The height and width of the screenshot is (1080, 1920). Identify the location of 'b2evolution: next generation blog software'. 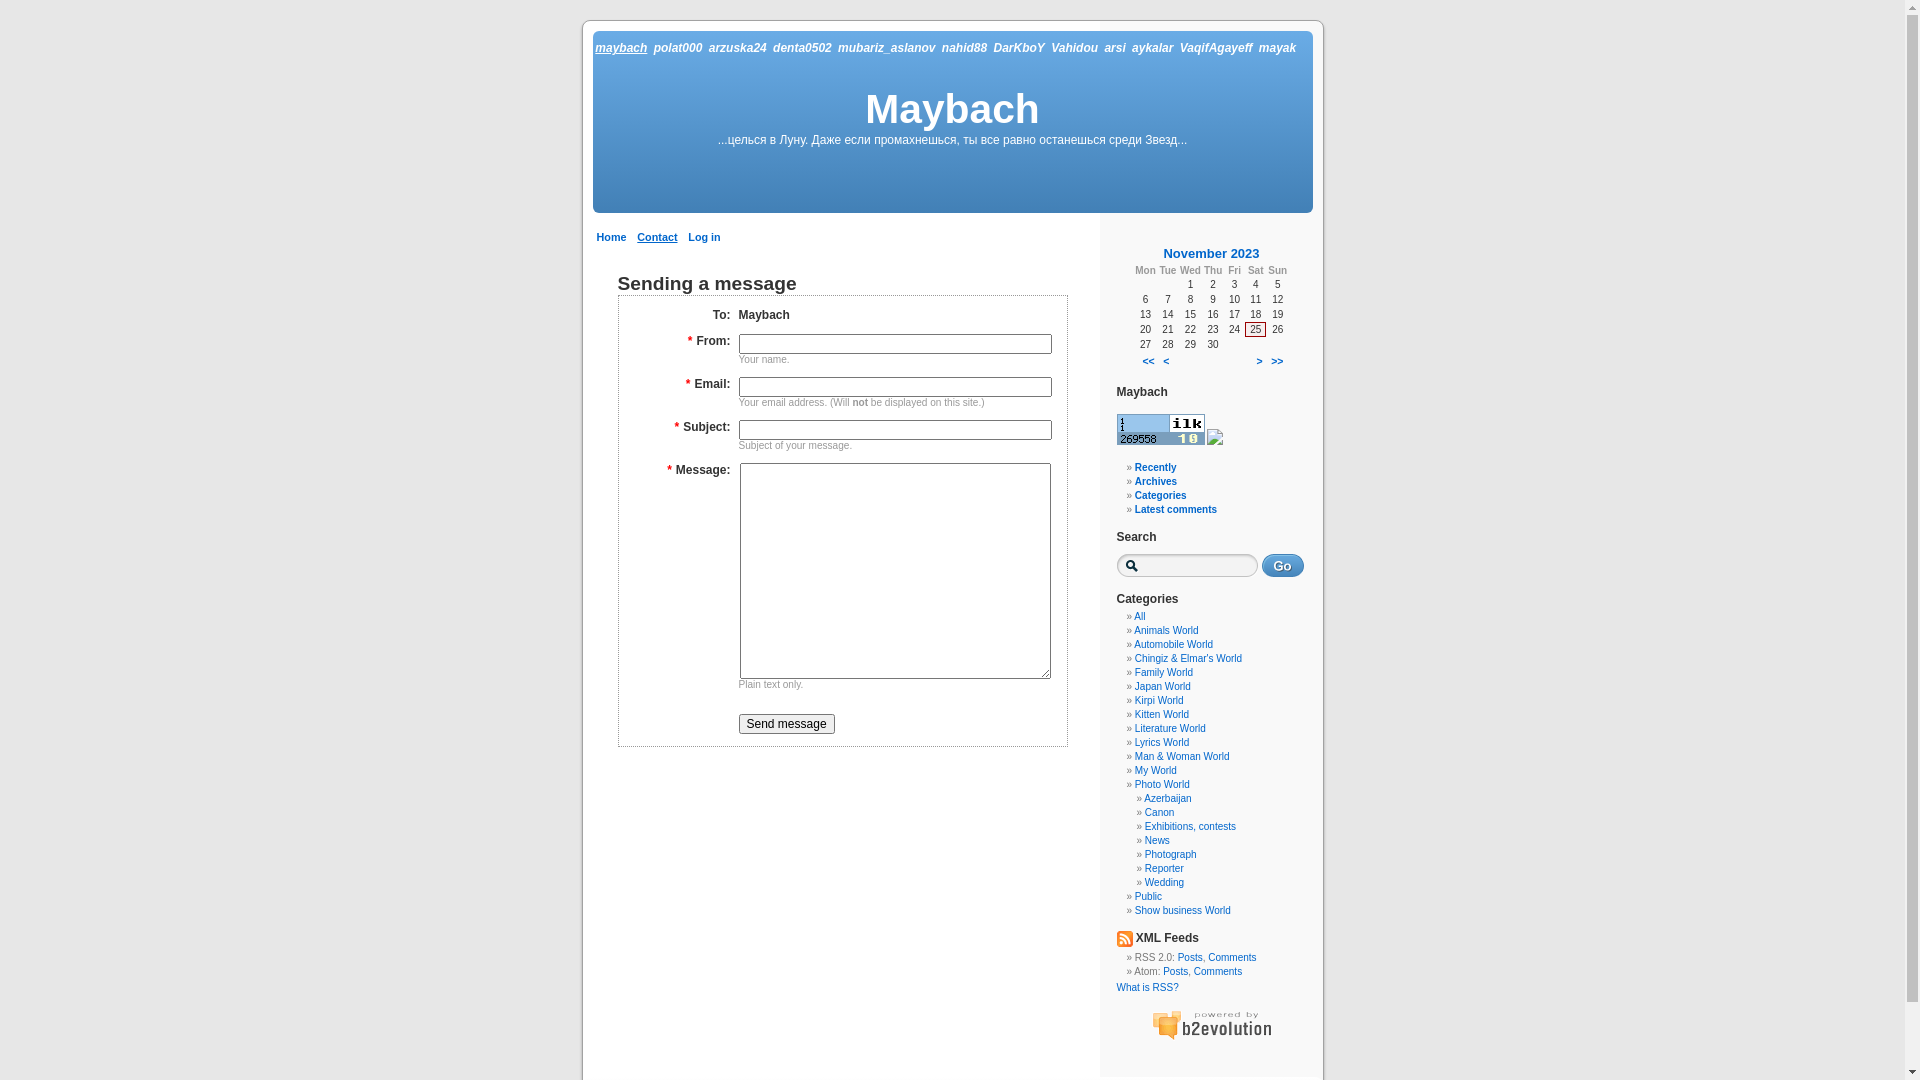
(1210, 1036).